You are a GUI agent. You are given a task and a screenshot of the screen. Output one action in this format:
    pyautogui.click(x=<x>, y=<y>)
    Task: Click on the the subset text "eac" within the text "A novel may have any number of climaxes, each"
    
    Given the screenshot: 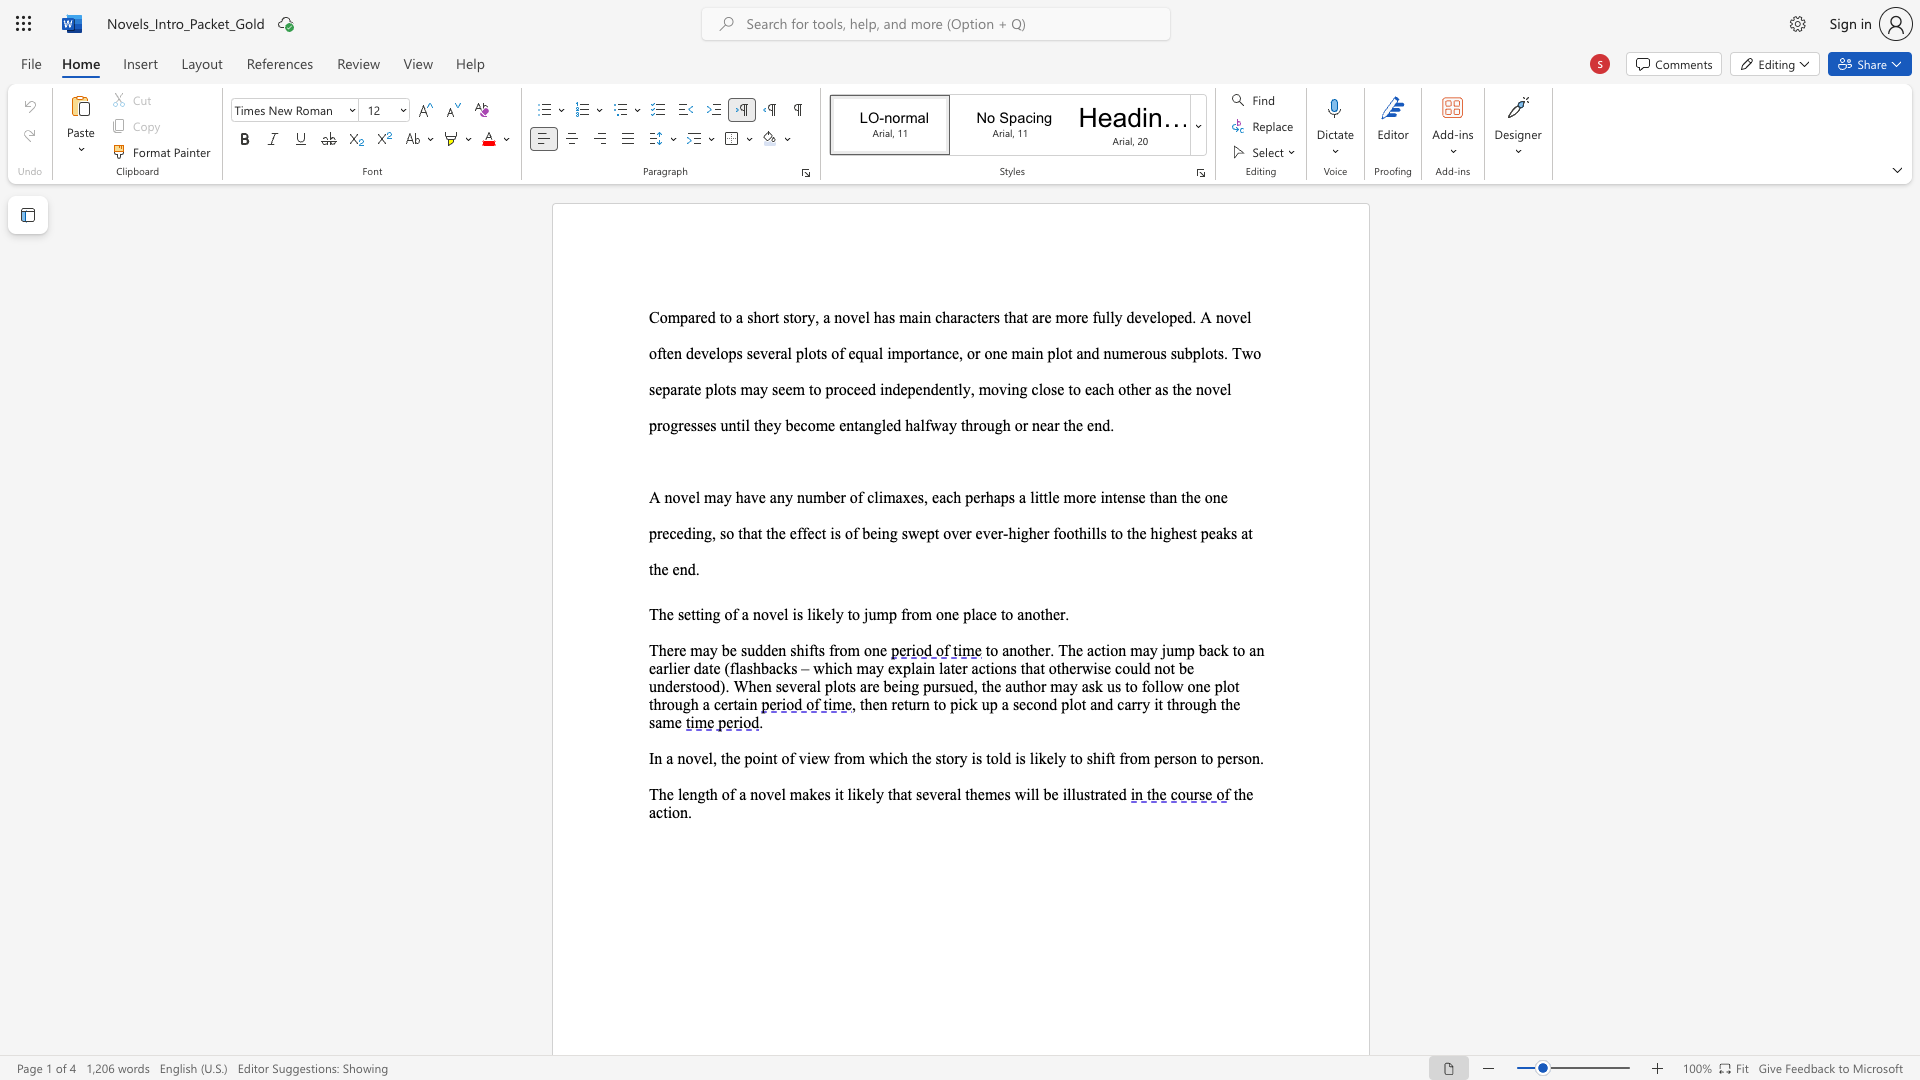 What is the action you would take?
    pyautogui.click(x=930, y=496)
    